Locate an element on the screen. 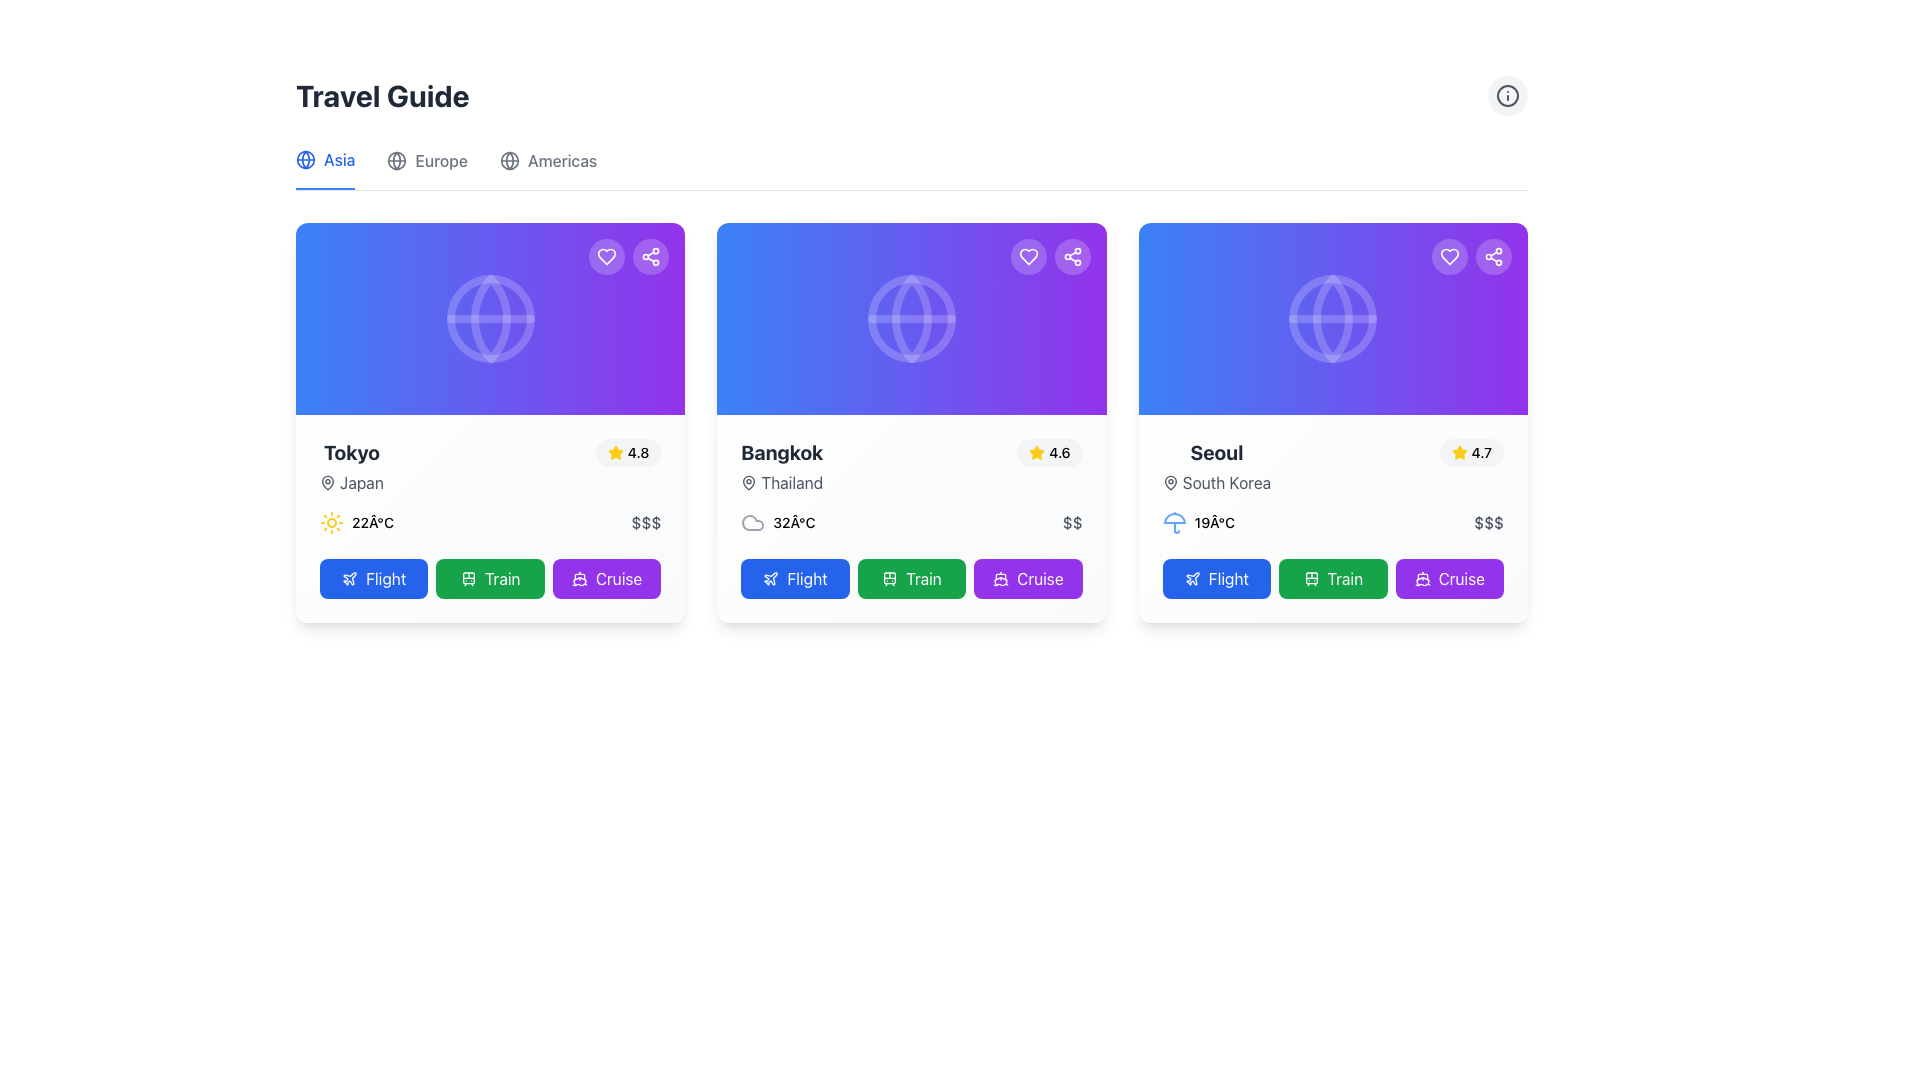 The width and height of the screenshot is (1920, 1080). the ship icon, which is outlined in a thin stroke with a white fill, located within the purple 'Cruise' button on the Bangkok destination card is located at coordinates (1001, 578).